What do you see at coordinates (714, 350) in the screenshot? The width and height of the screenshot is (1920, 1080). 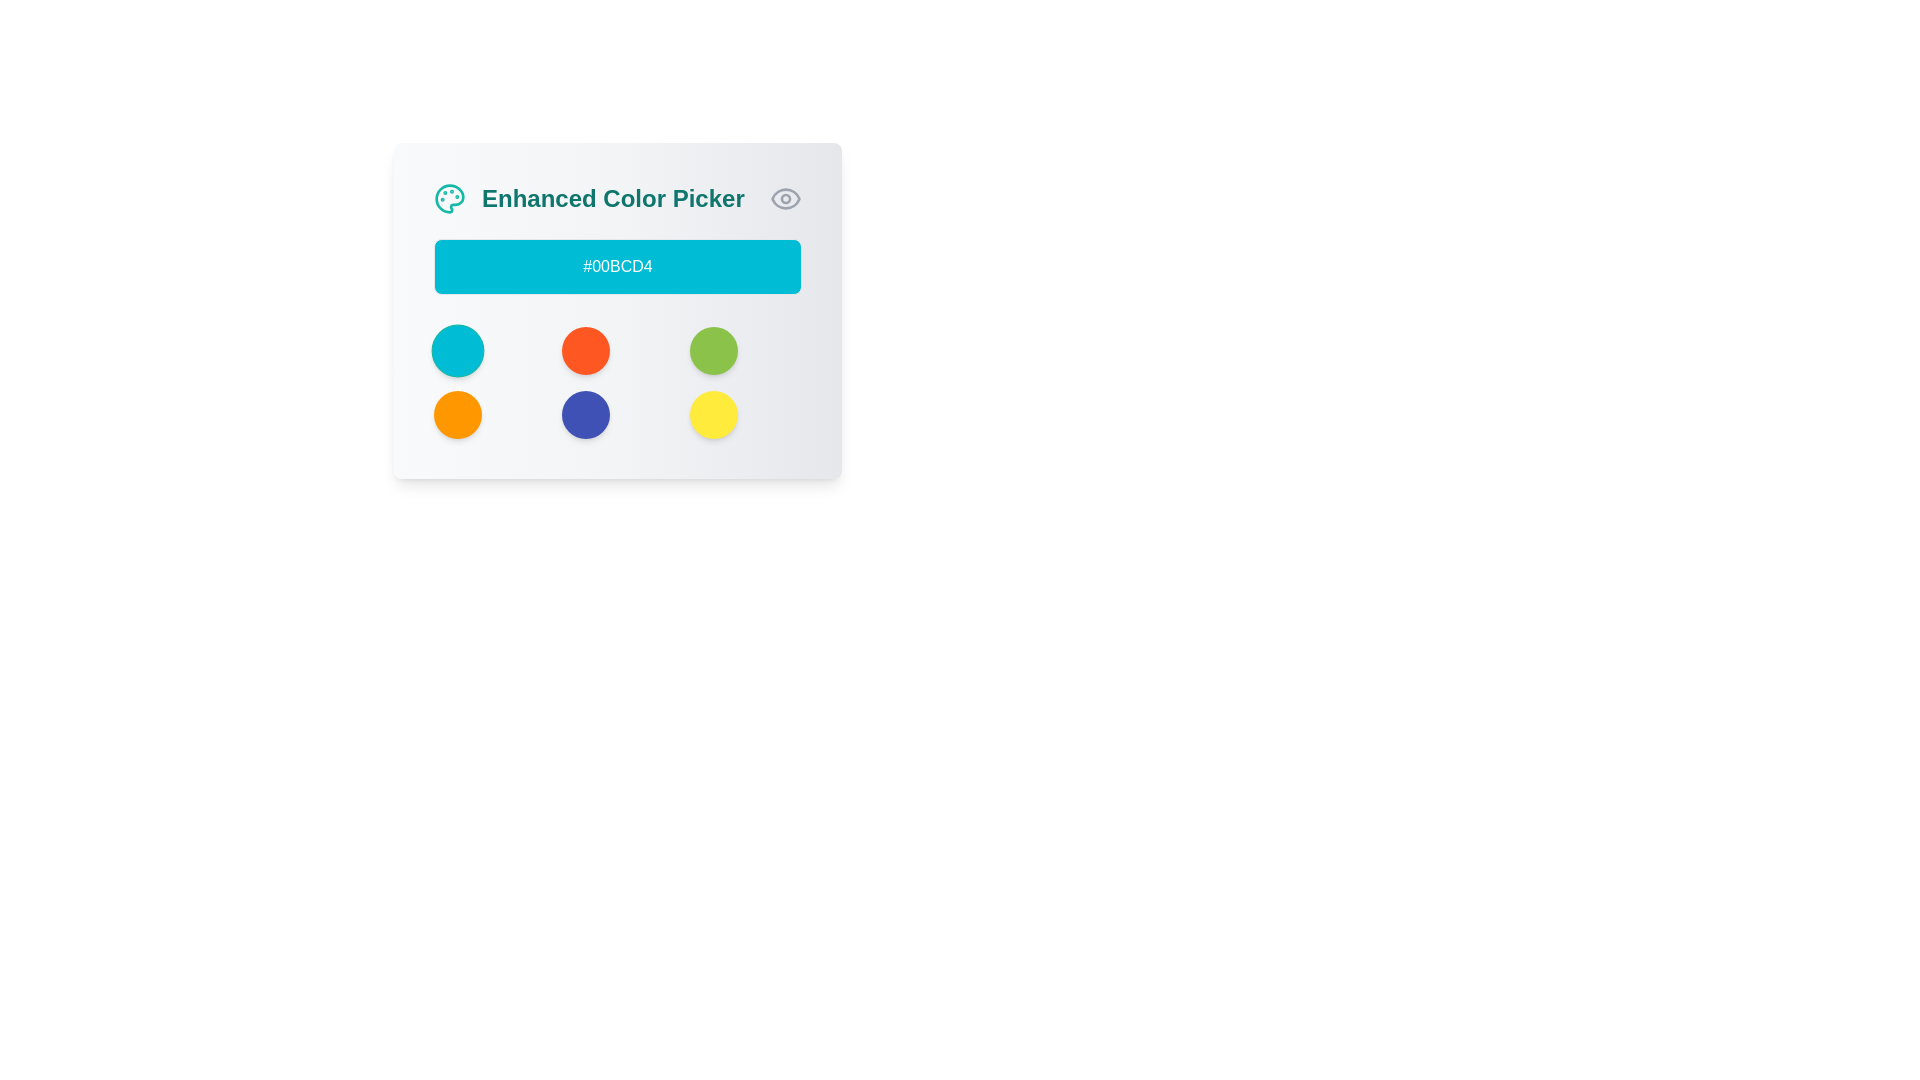 I see `the third button in the top row of the color selection grid` at bounding box center [714, 350].